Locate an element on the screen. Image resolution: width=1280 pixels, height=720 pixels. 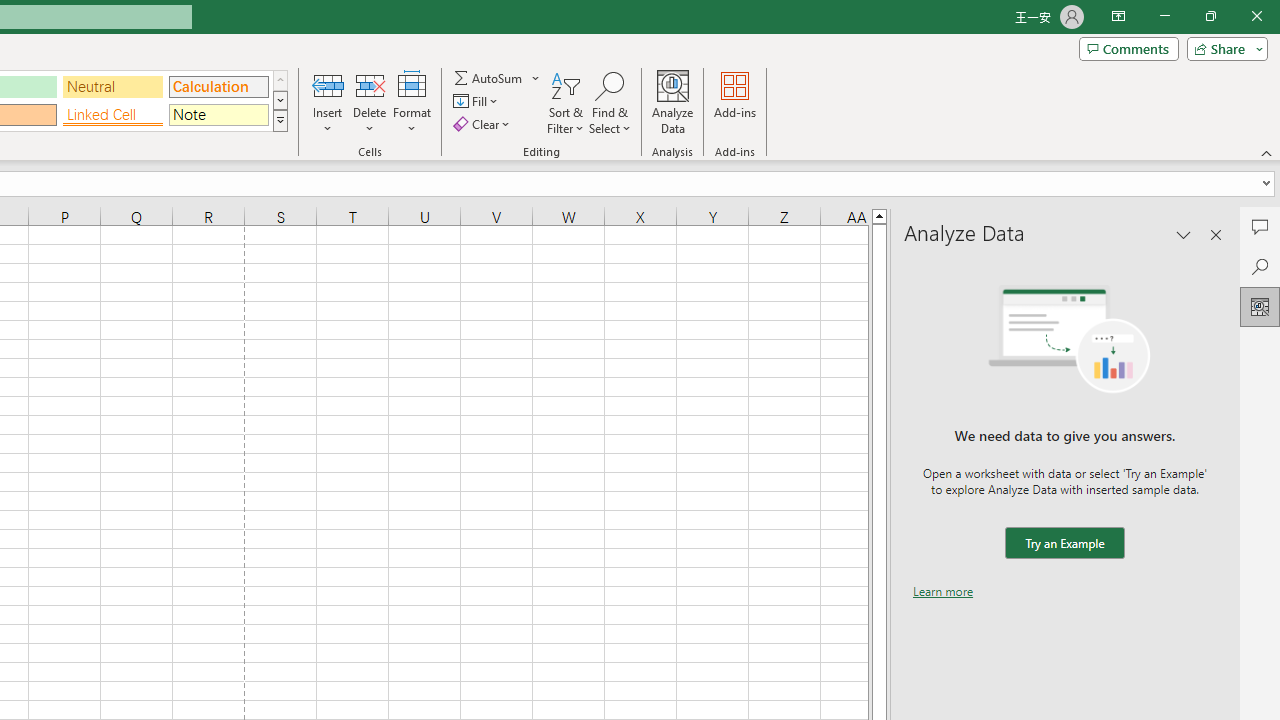
'Format' is located at coordinates (411, 103).